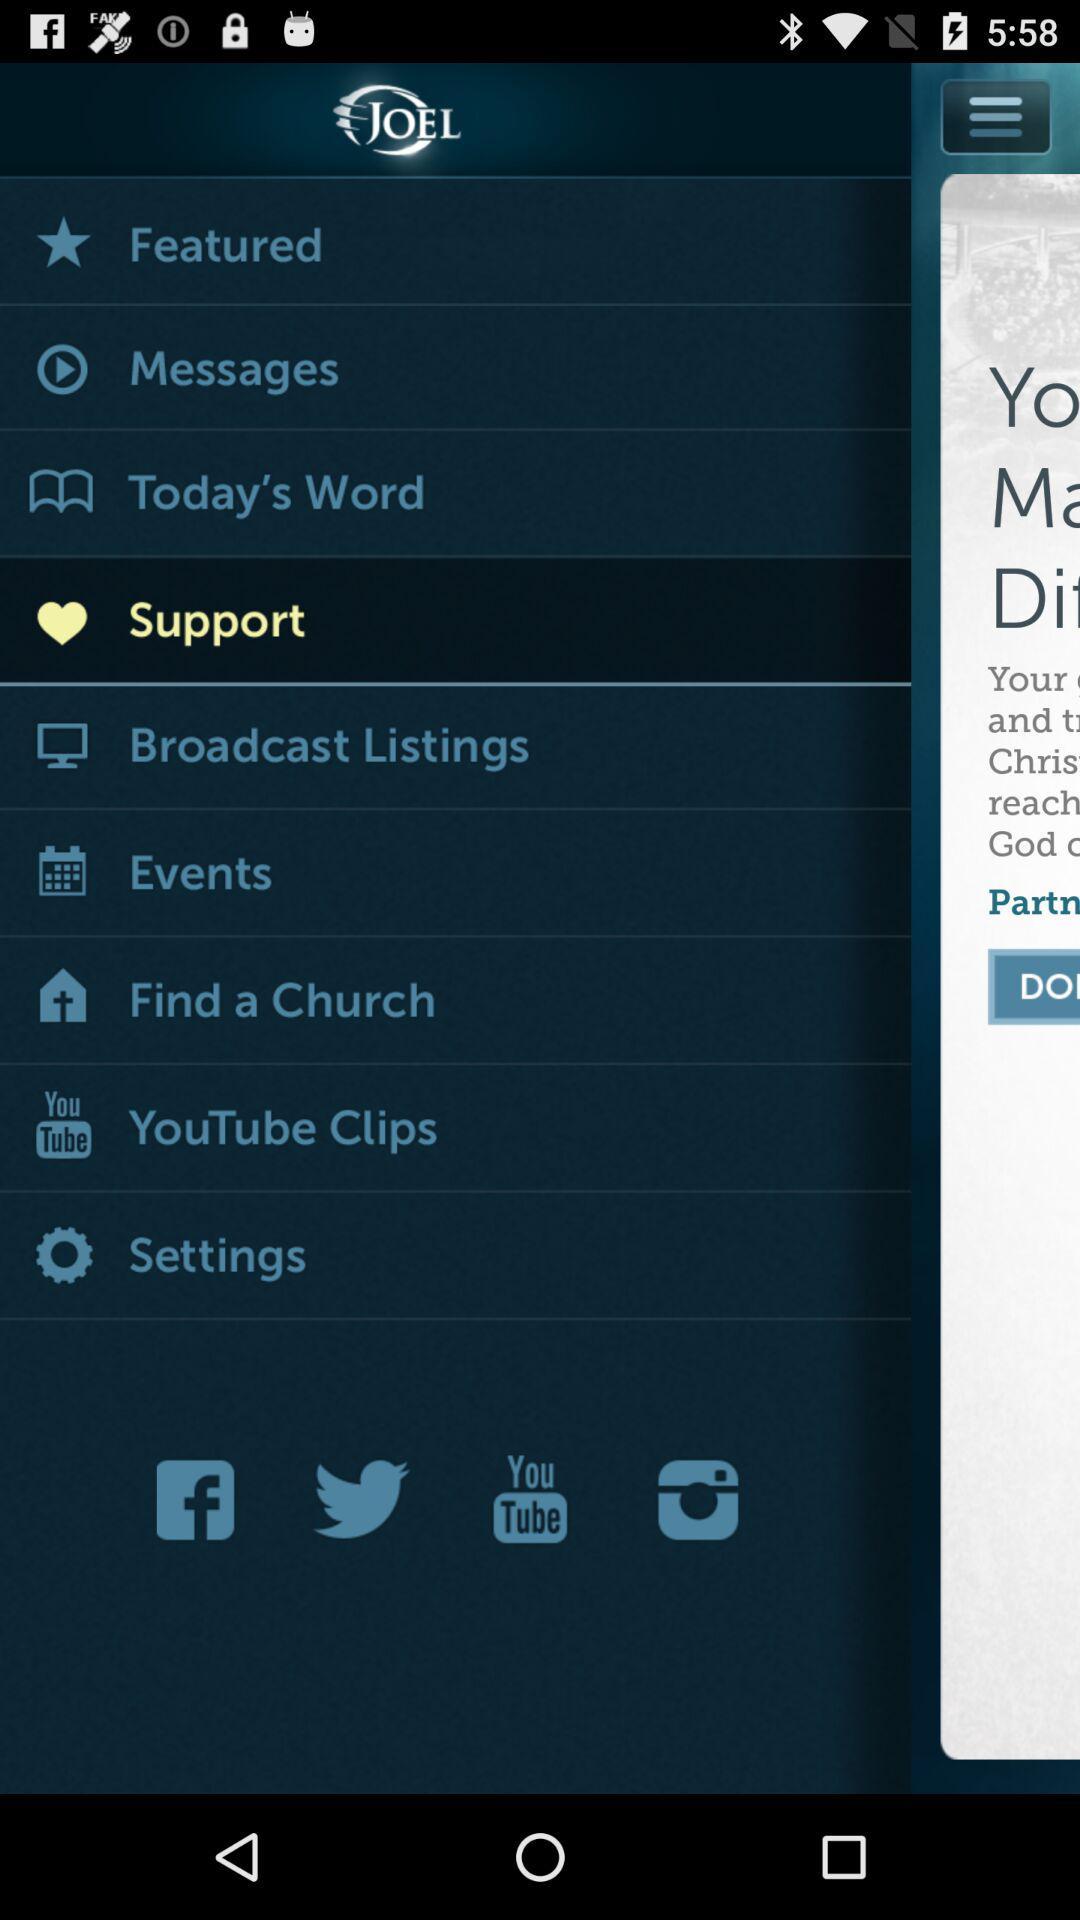  Describe the element at coordinates (455, 369) in the screenshot. I see `messages` at that location.